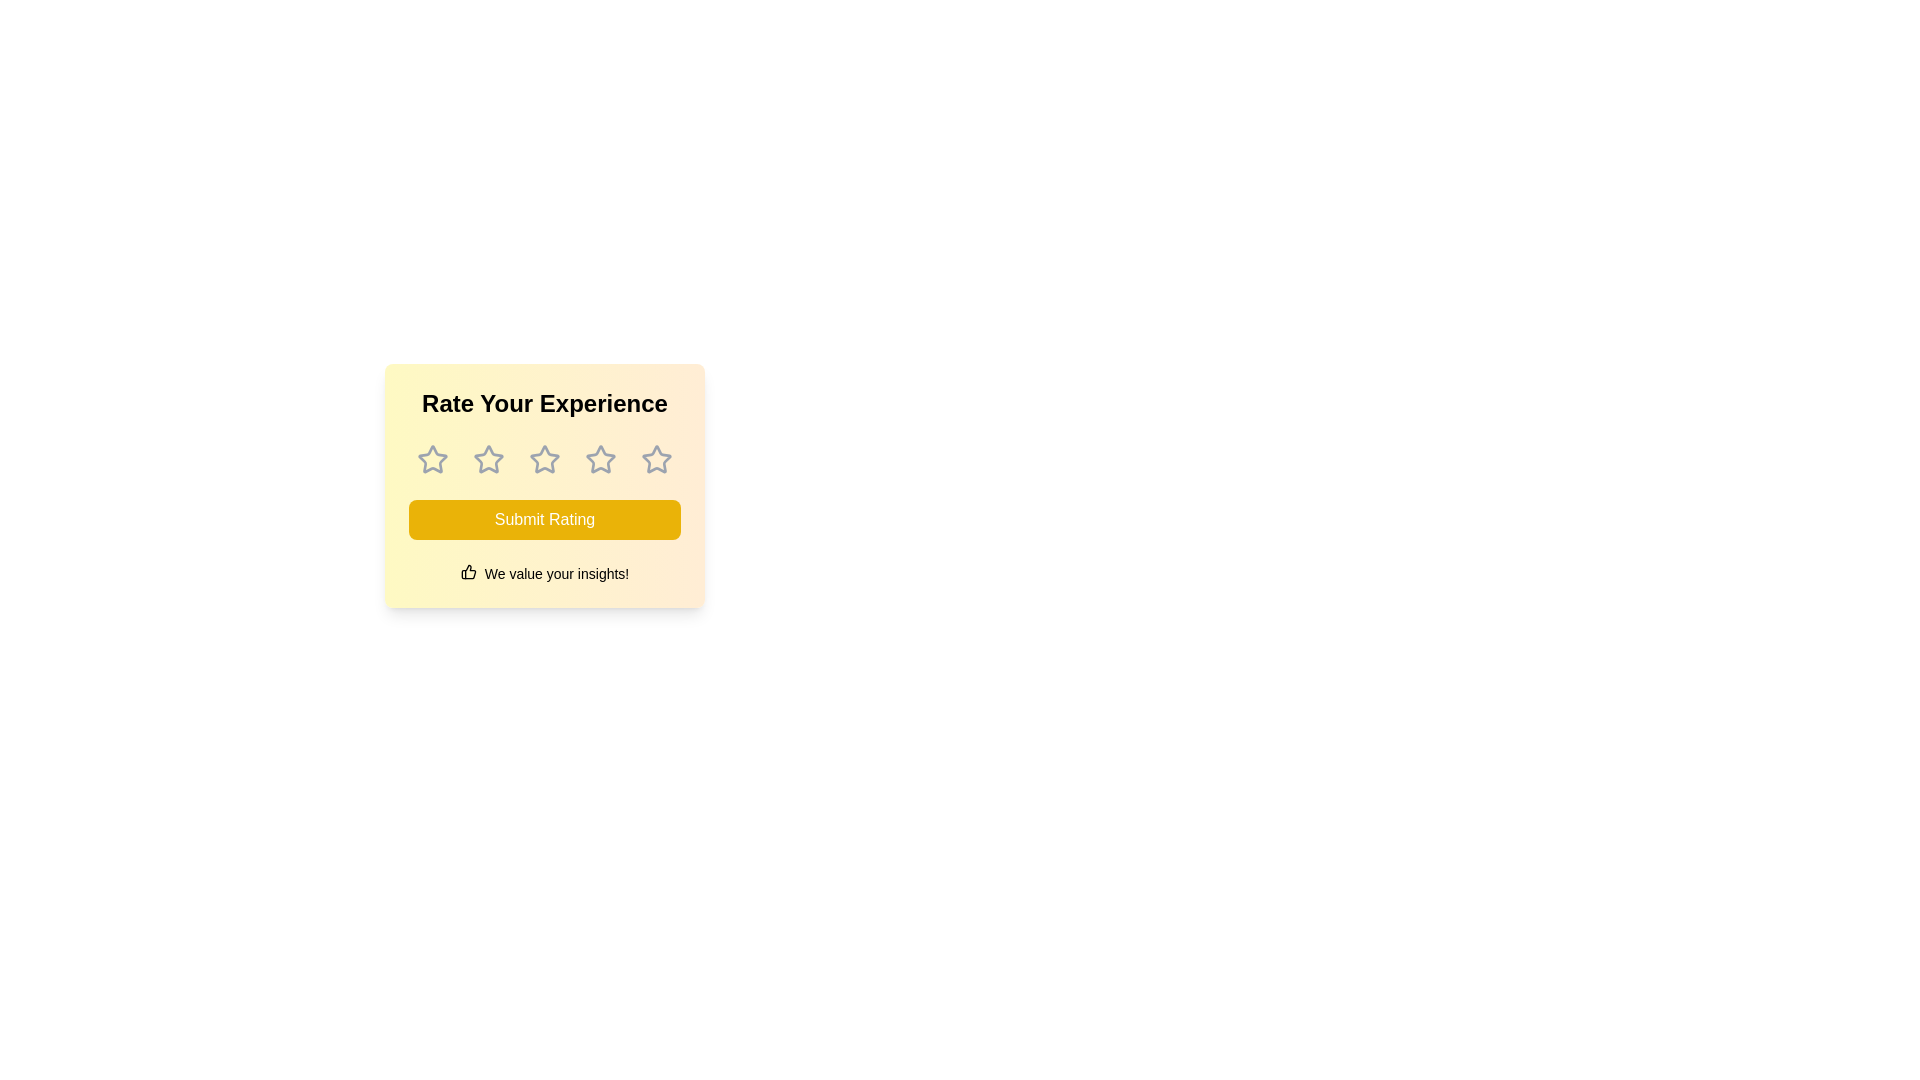 The image size is (1920, 1080). What do you see at coordinates (467, 571) in the screenshot?
I see `the icon that serves as a visual indicator next to the text 'We value your insights!' located below the 'Submit Rating' button in the rating card interface` at bounding box center [467, 571].